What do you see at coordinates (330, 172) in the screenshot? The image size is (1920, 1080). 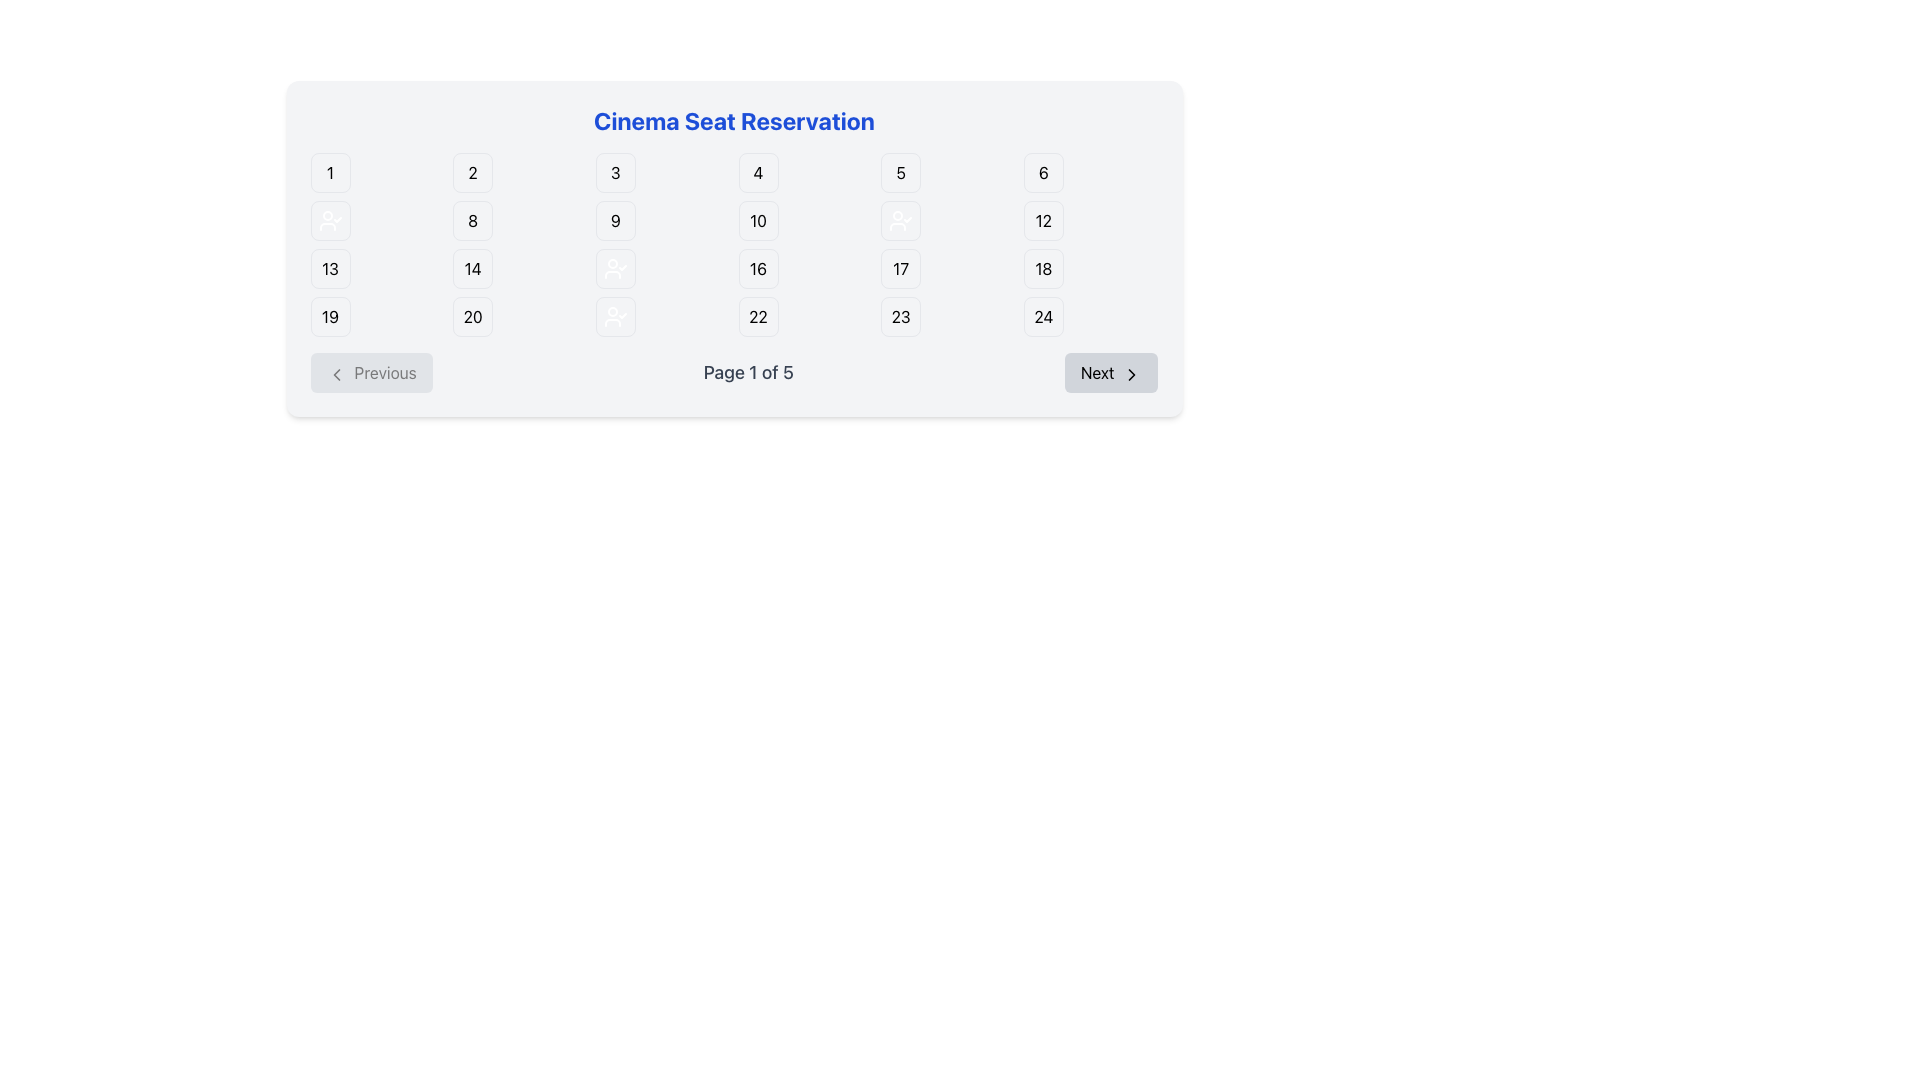 I see `the small square button with a green background and a black number '1' displayed in the center` at bounding box center [330, 172].